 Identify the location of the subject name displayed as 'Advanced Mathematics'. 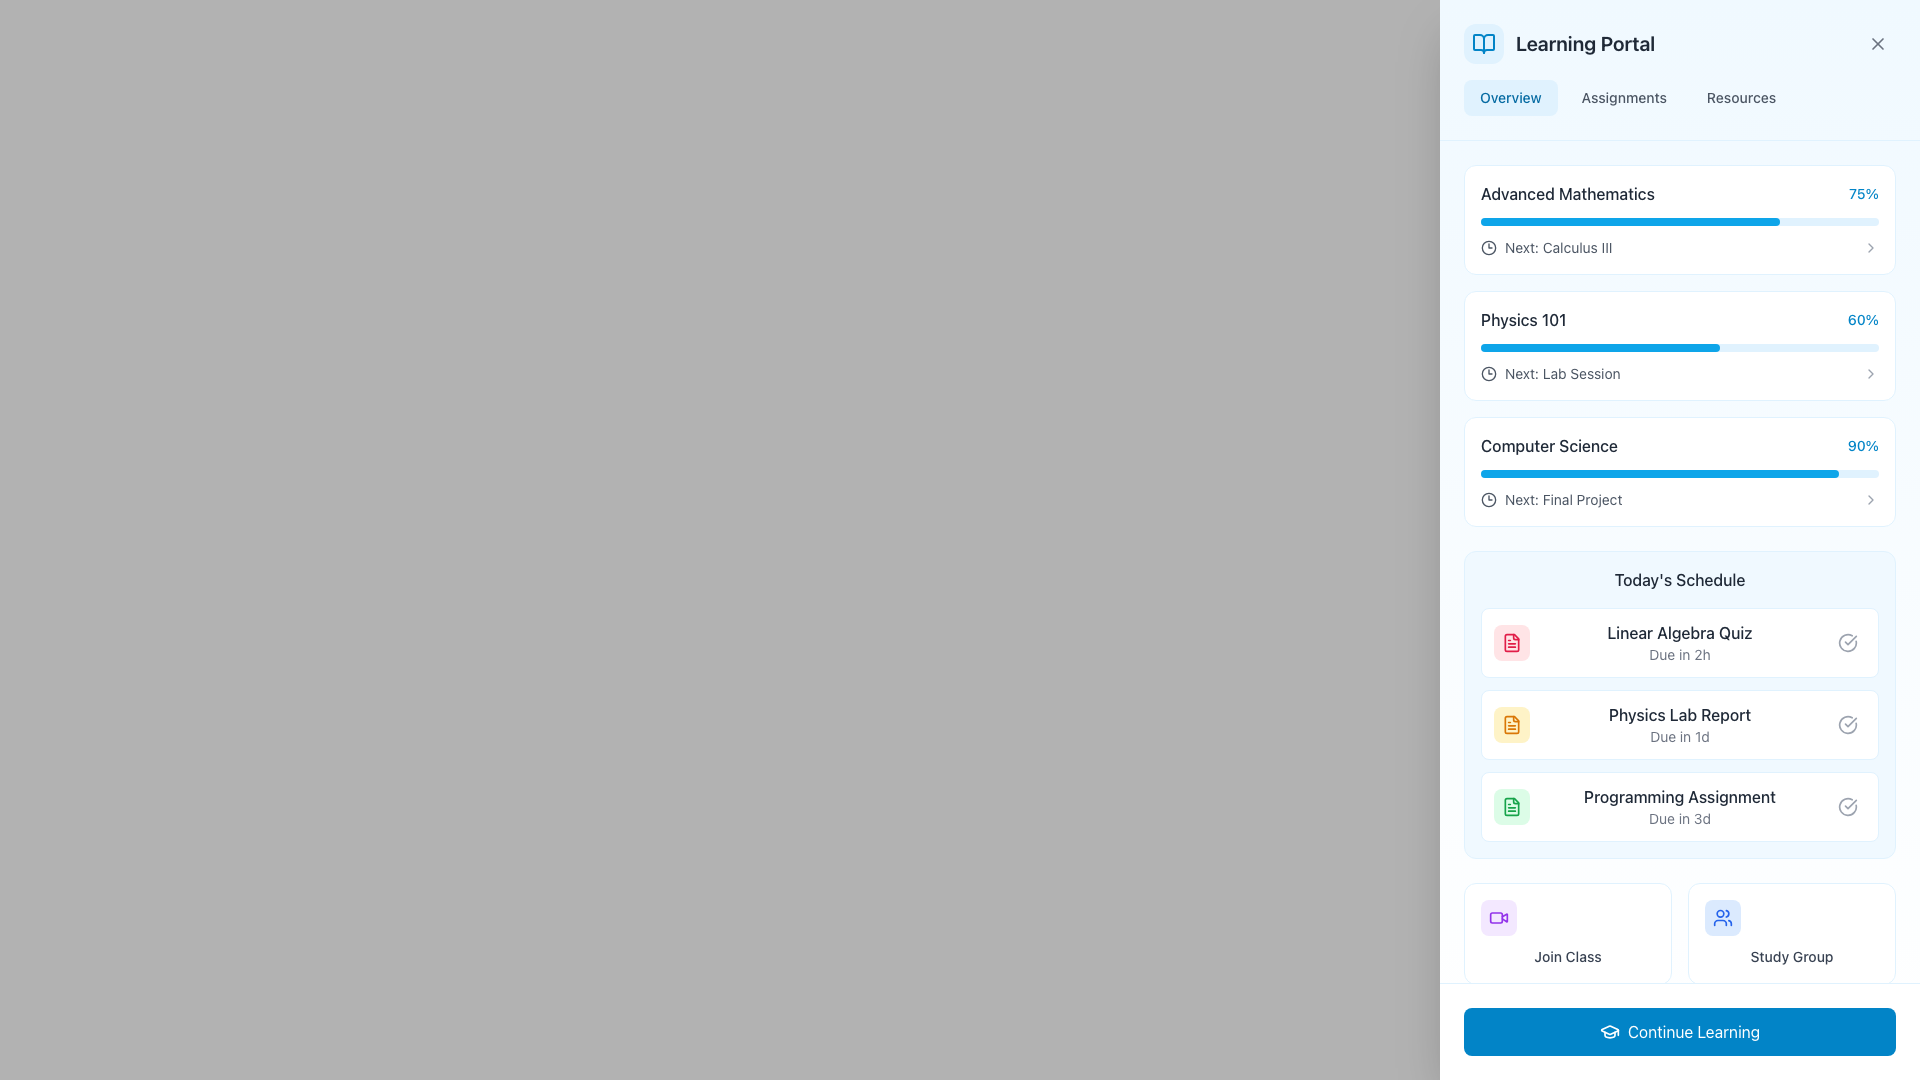
(1680, 193).